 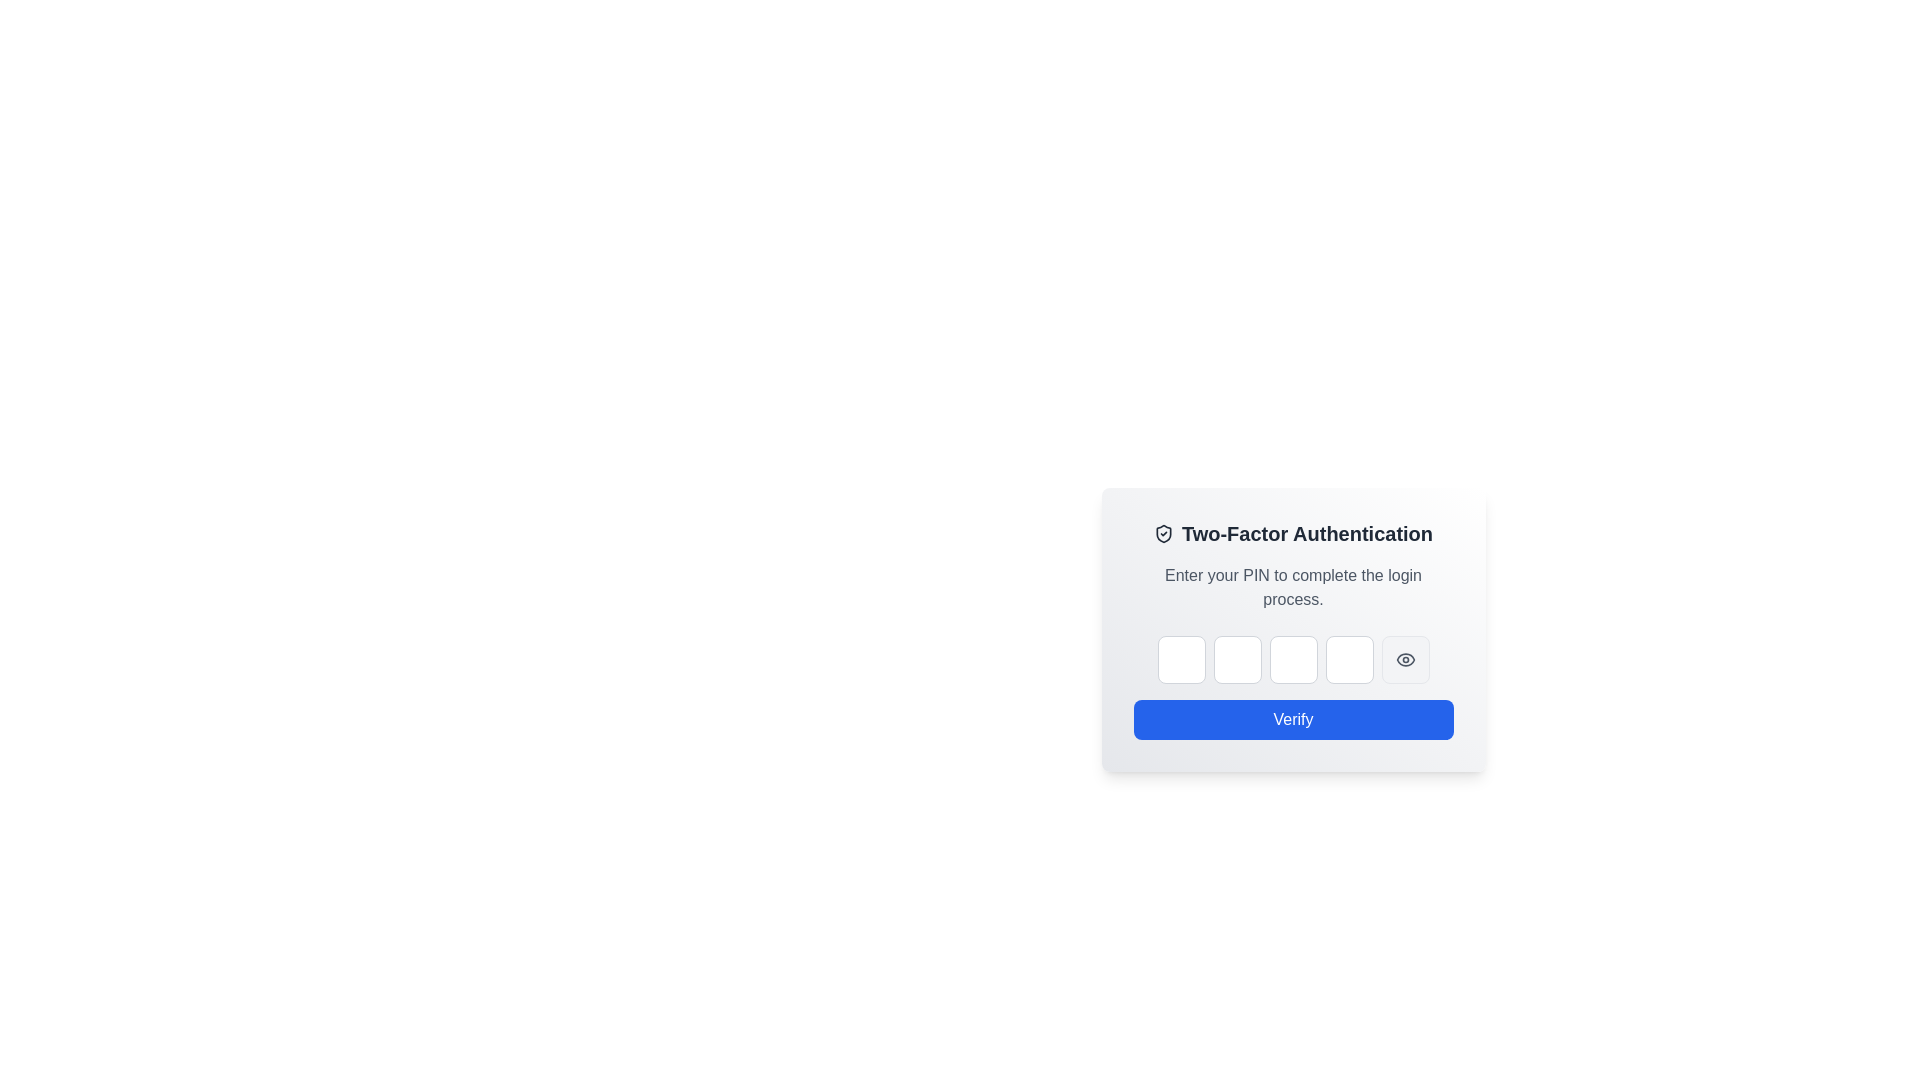 What do you see at coordinates (1293, 659) in the screenshot?
I see `the Password input field, which is the third element in a group of five horizontally aligned fields within the two-factor authentication panel` at bounding box center [1293, 659].